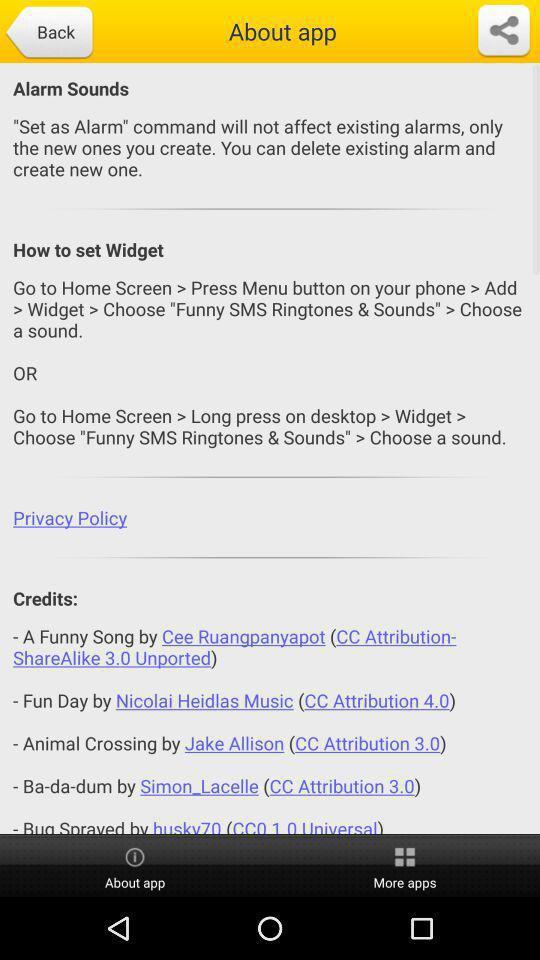 This screenshot has height=960, width=540. What do you see at coordinates (502, 30) in the screenshot?
I see `a place to share the link for a page to different places` at bounding box center [502, 30].